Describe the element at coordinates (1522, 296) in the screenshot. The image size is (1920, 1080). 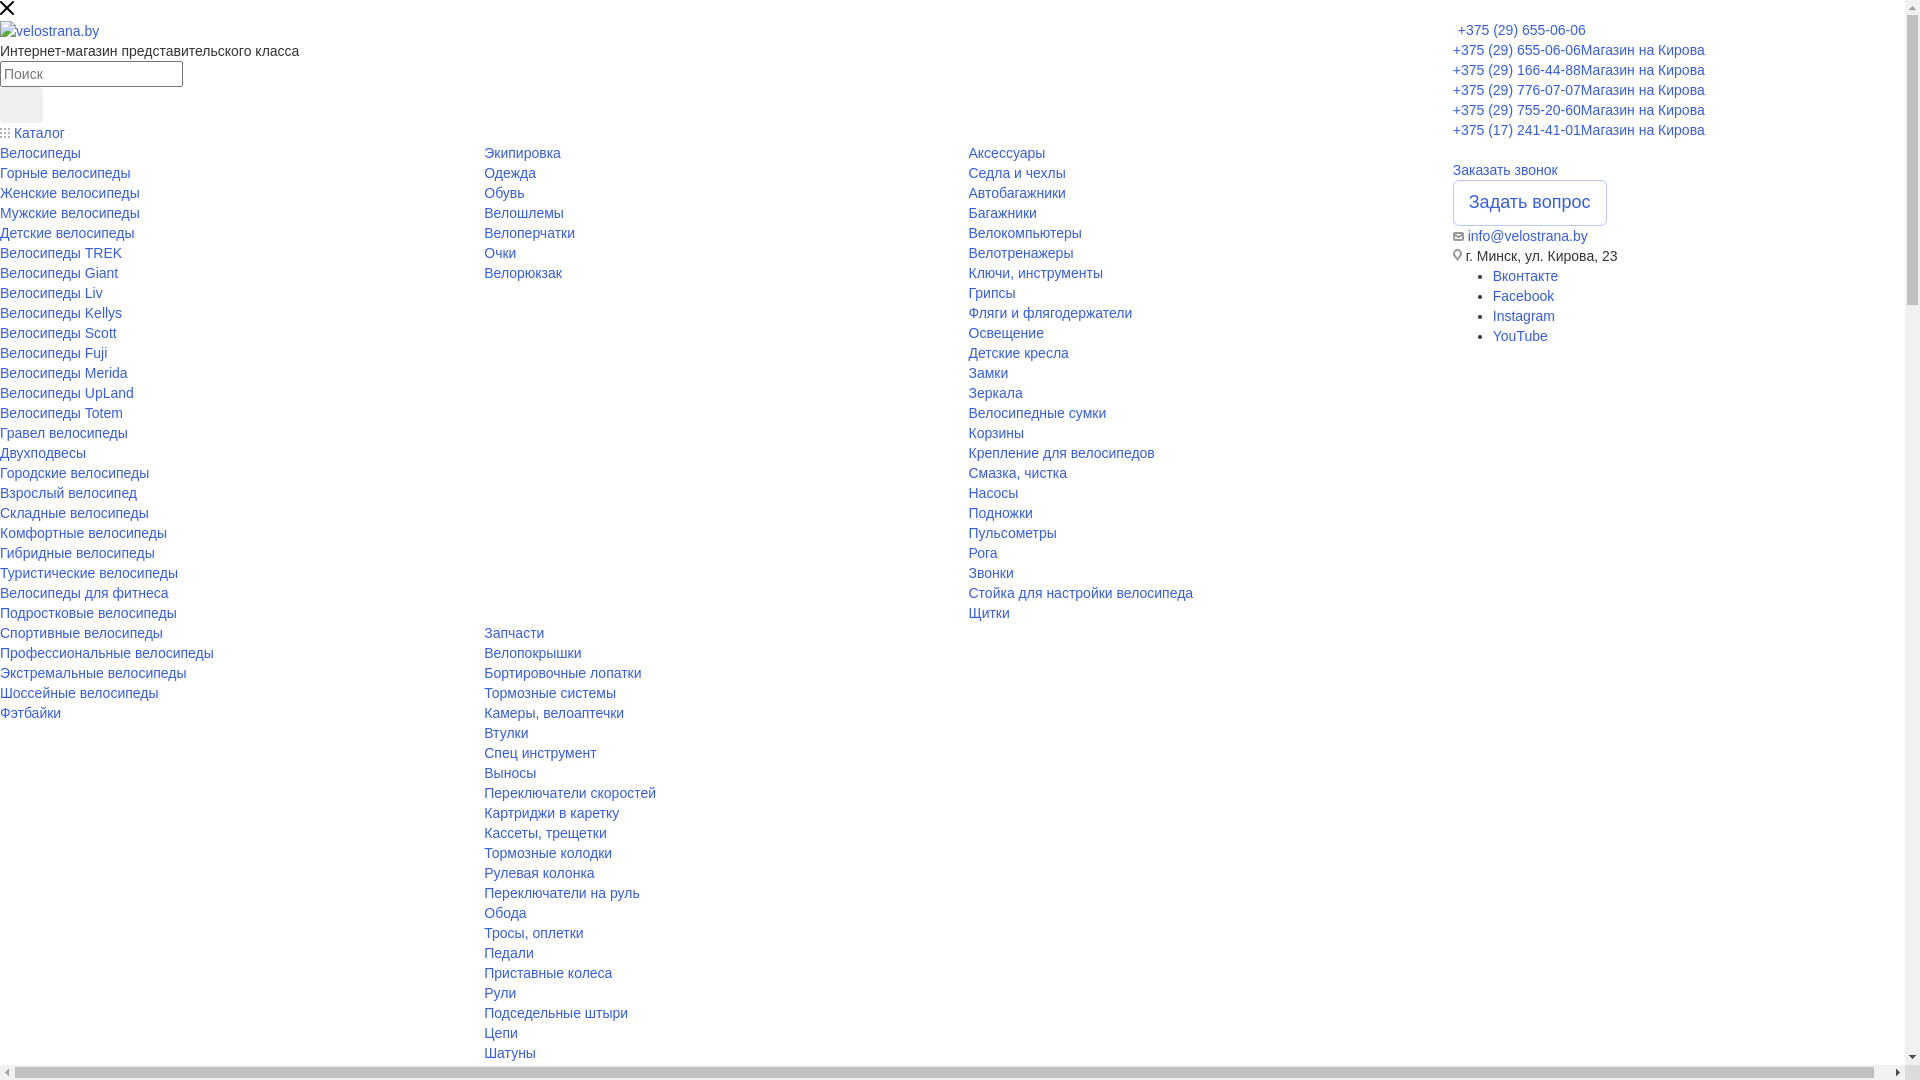
I see `'Facebook'` at that location.